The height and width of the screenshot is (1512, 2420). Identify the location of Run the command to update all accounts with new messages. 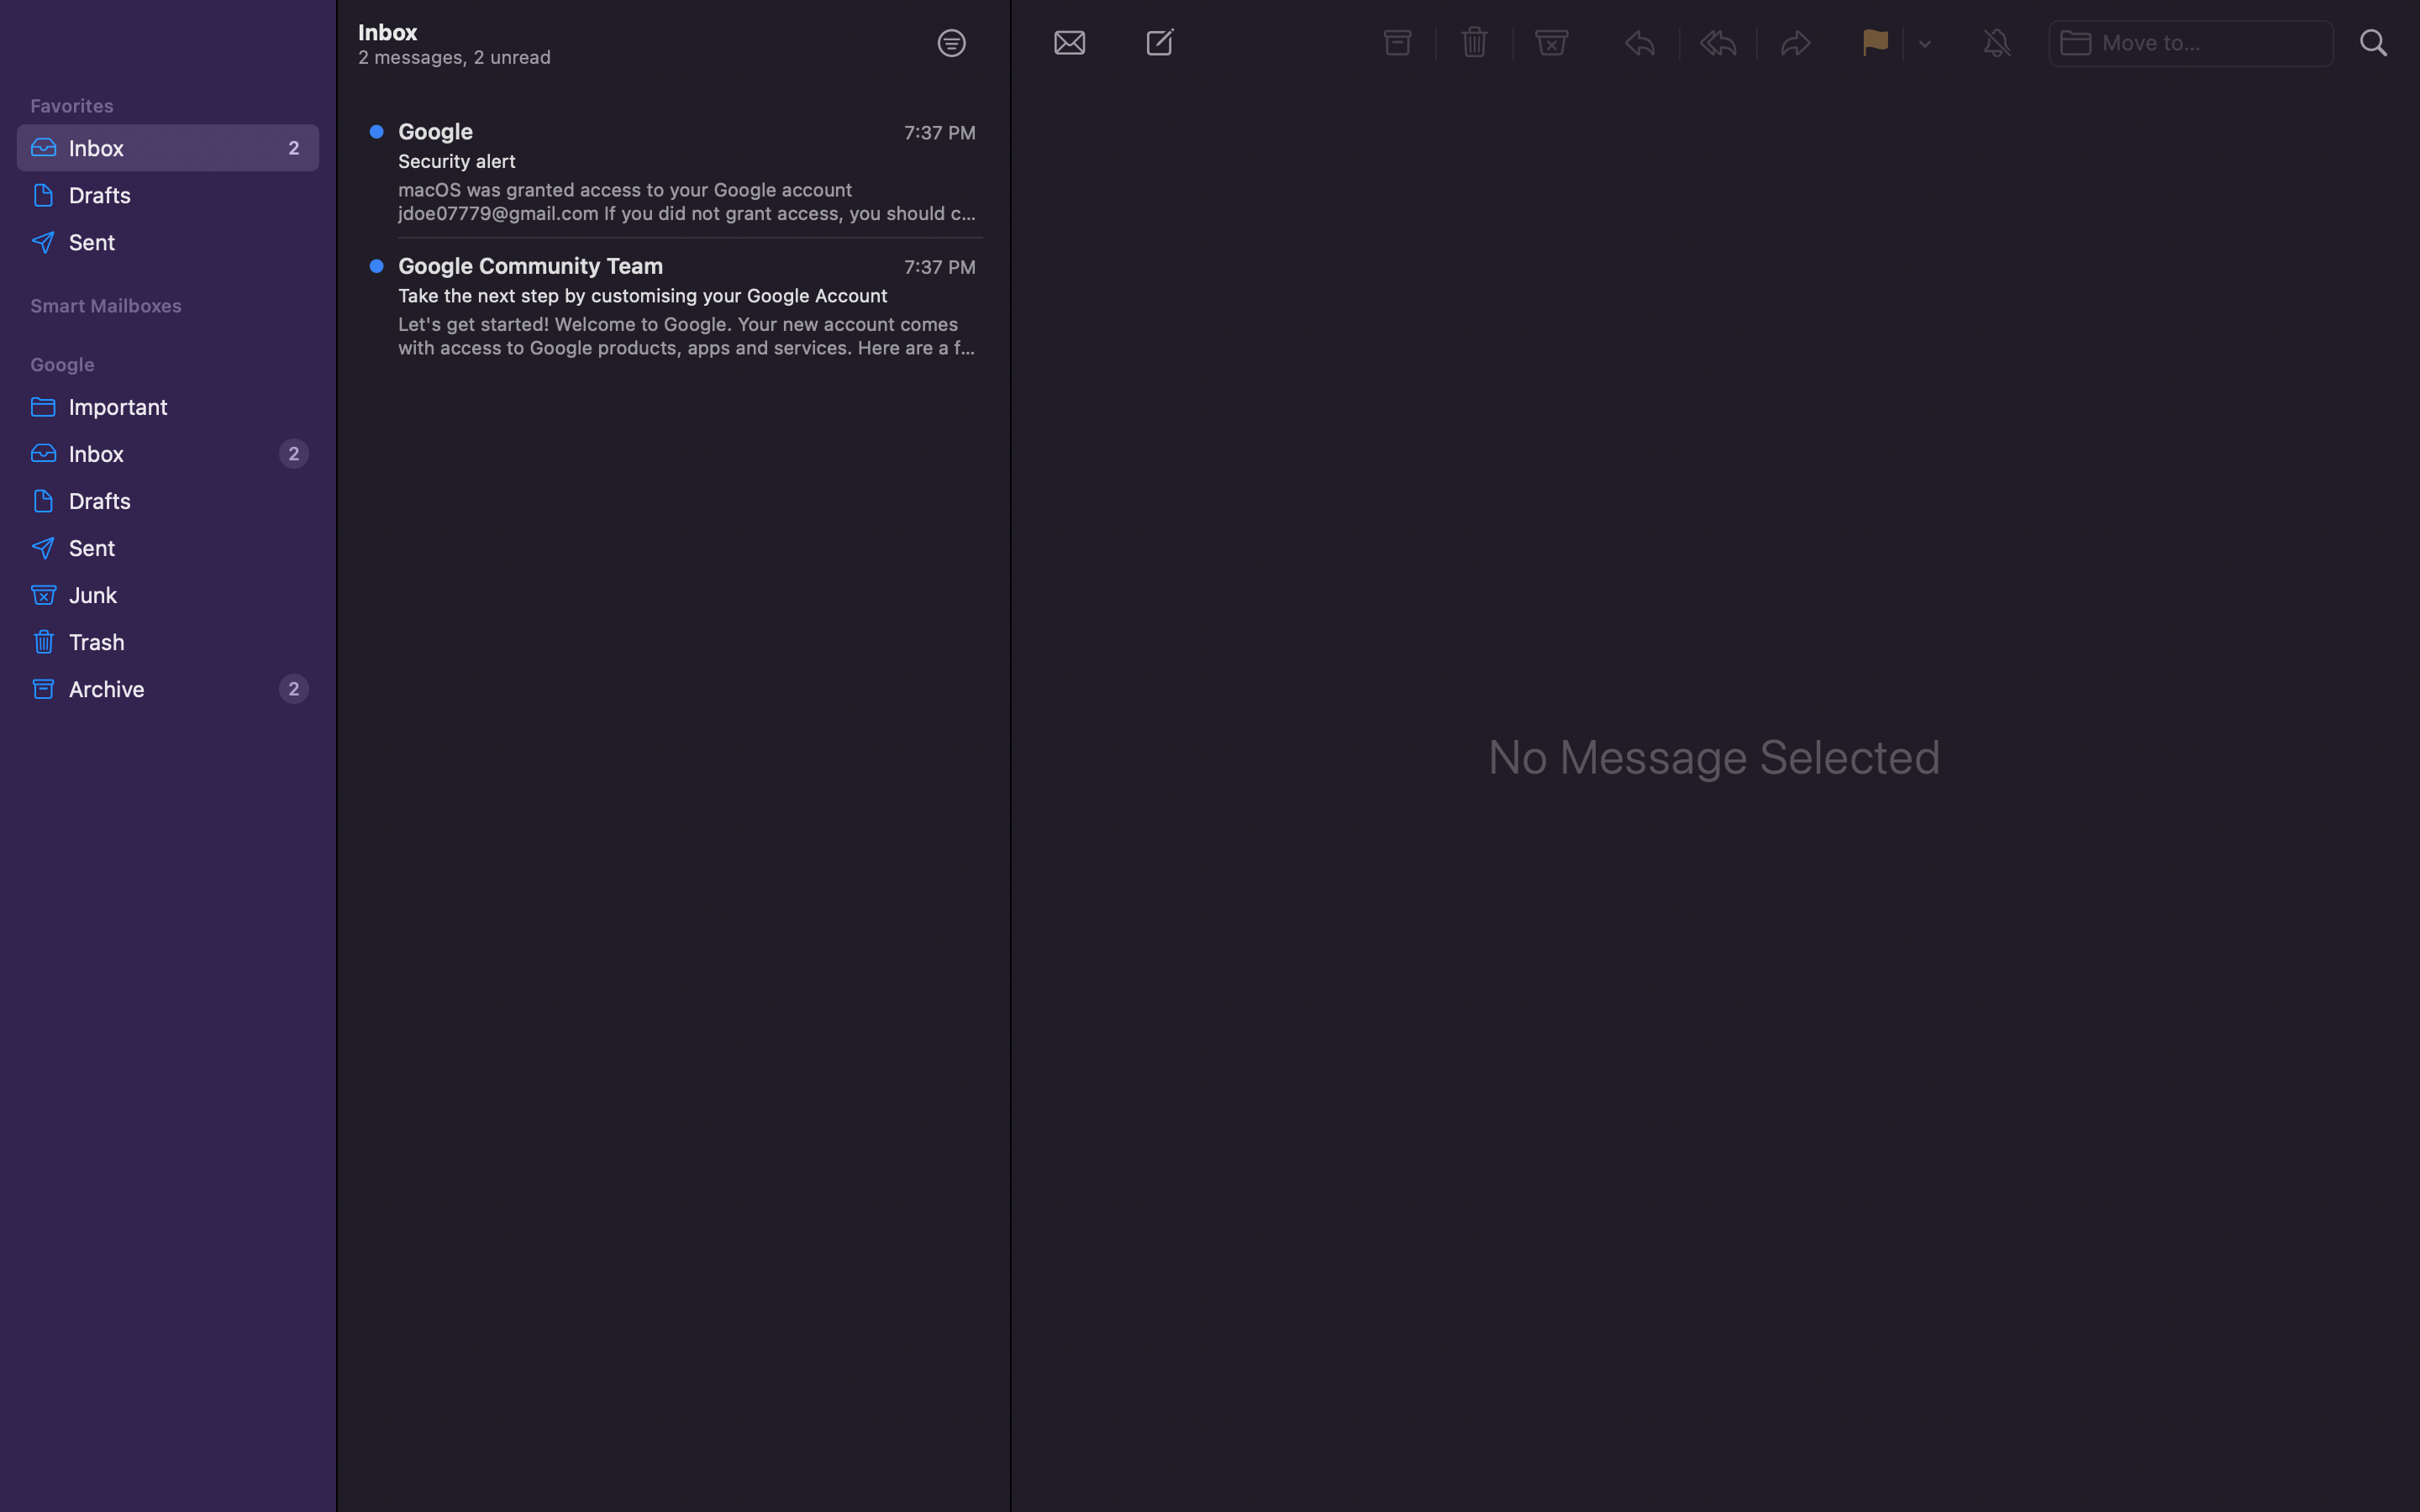
(1068, 41).